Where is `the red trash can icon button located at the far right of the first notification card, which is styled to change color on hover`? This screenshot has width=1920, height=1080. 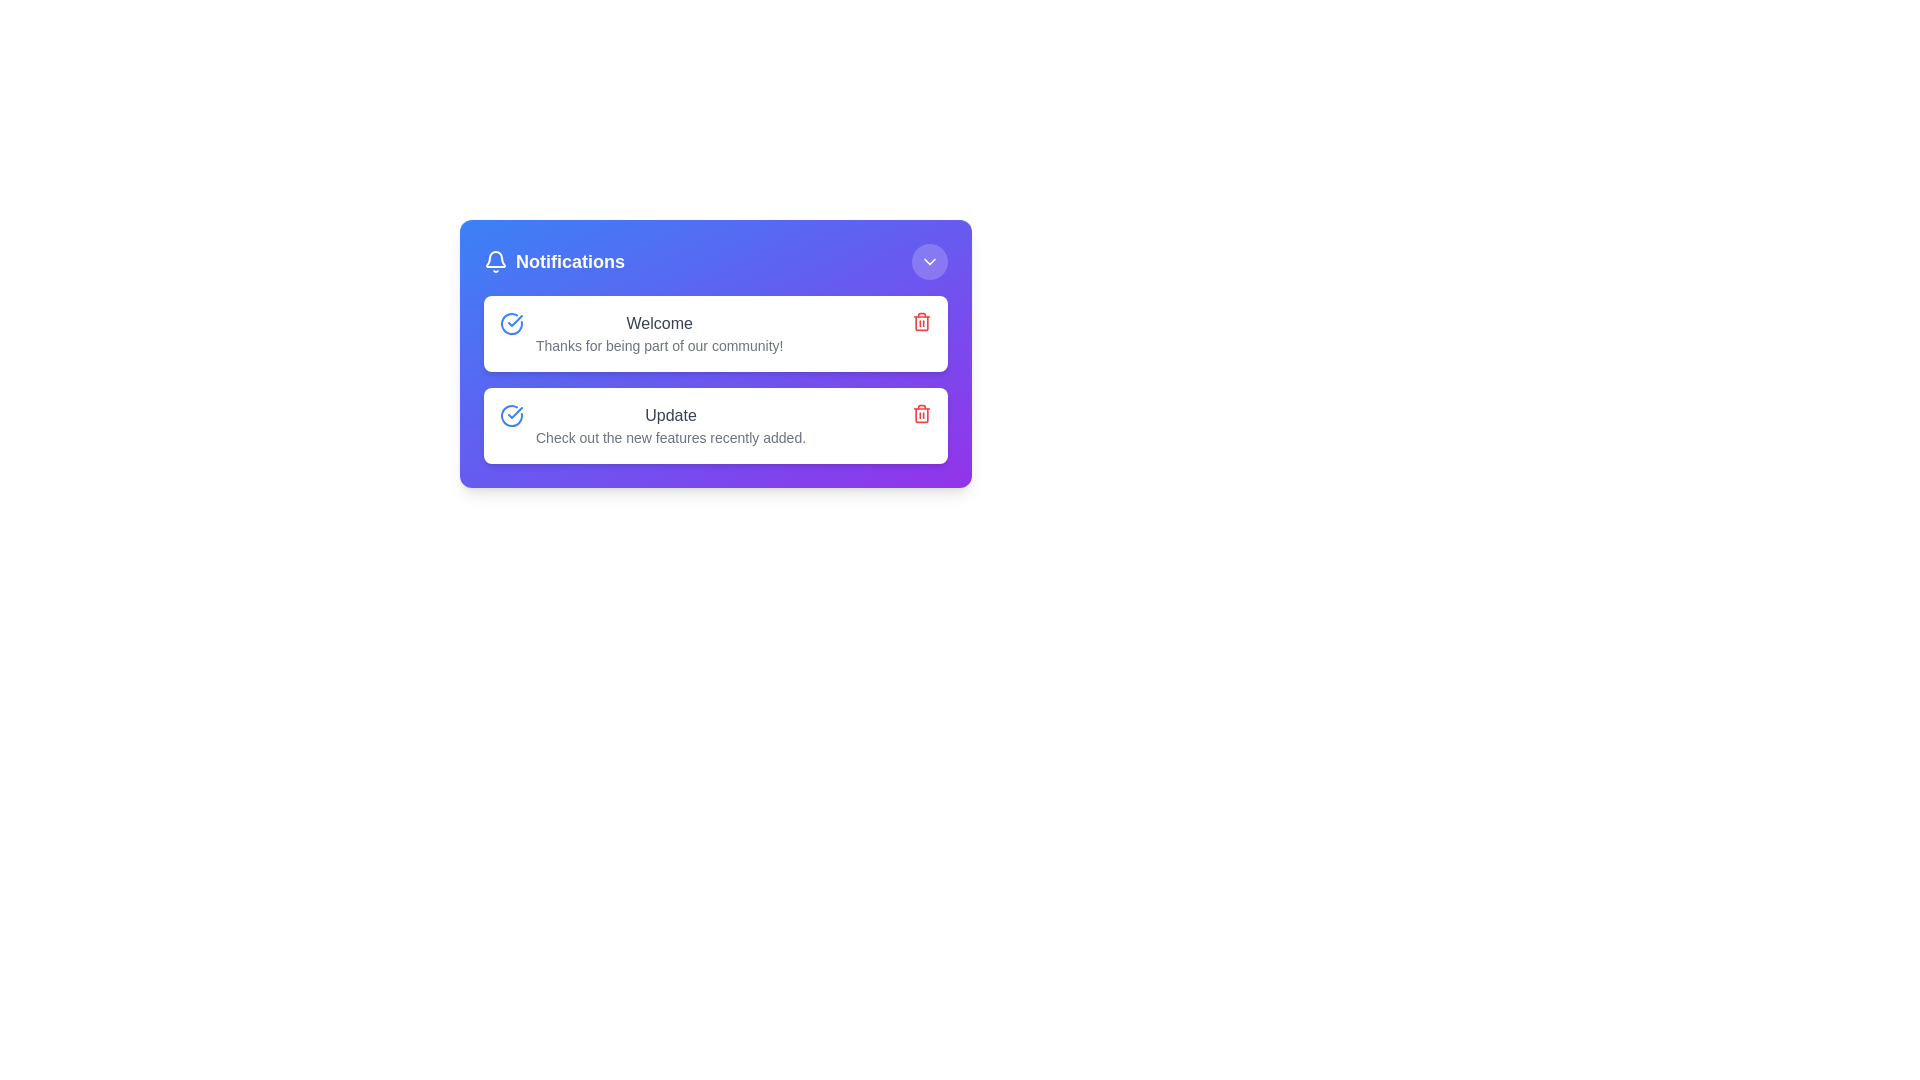 the red trash can icon button located at the far right of the first notification card, which is styled to change color on hover is located at coordinates (920, 320).